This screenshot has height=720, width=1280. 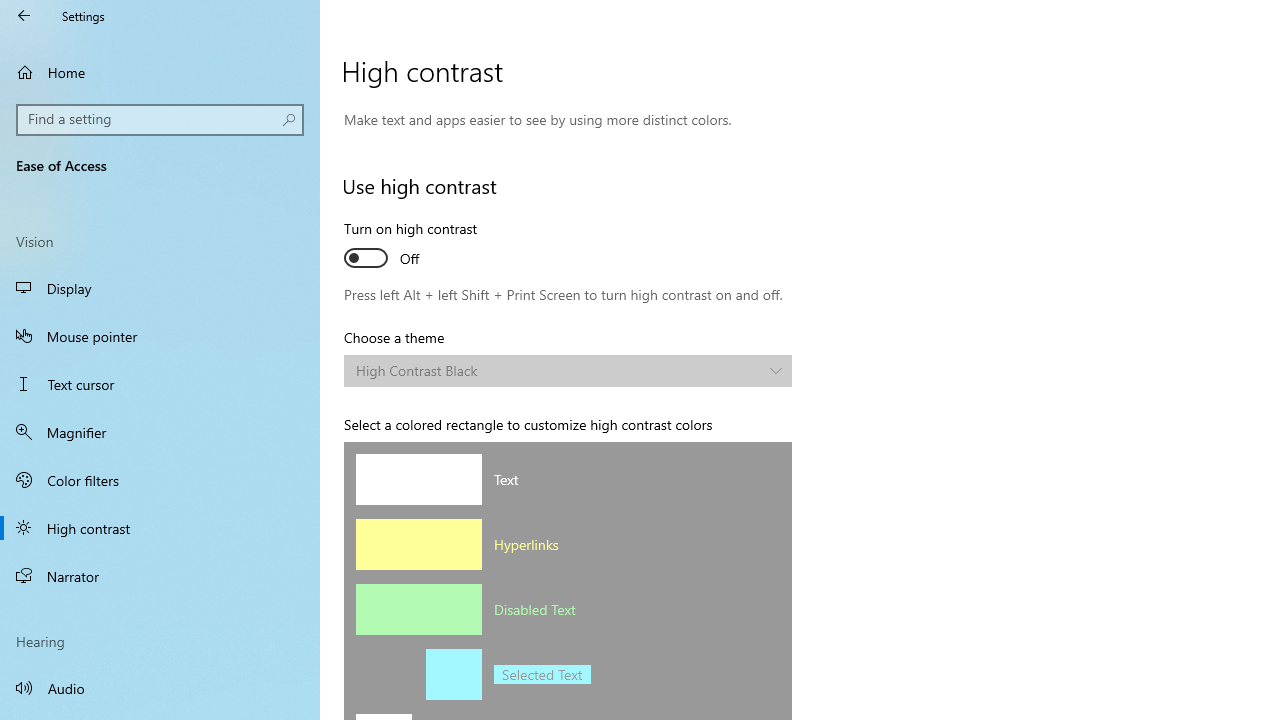 What do you see at coordinates (160, 71) in the screenshot?
I see `'Home'` at bounding box center [160, 71].